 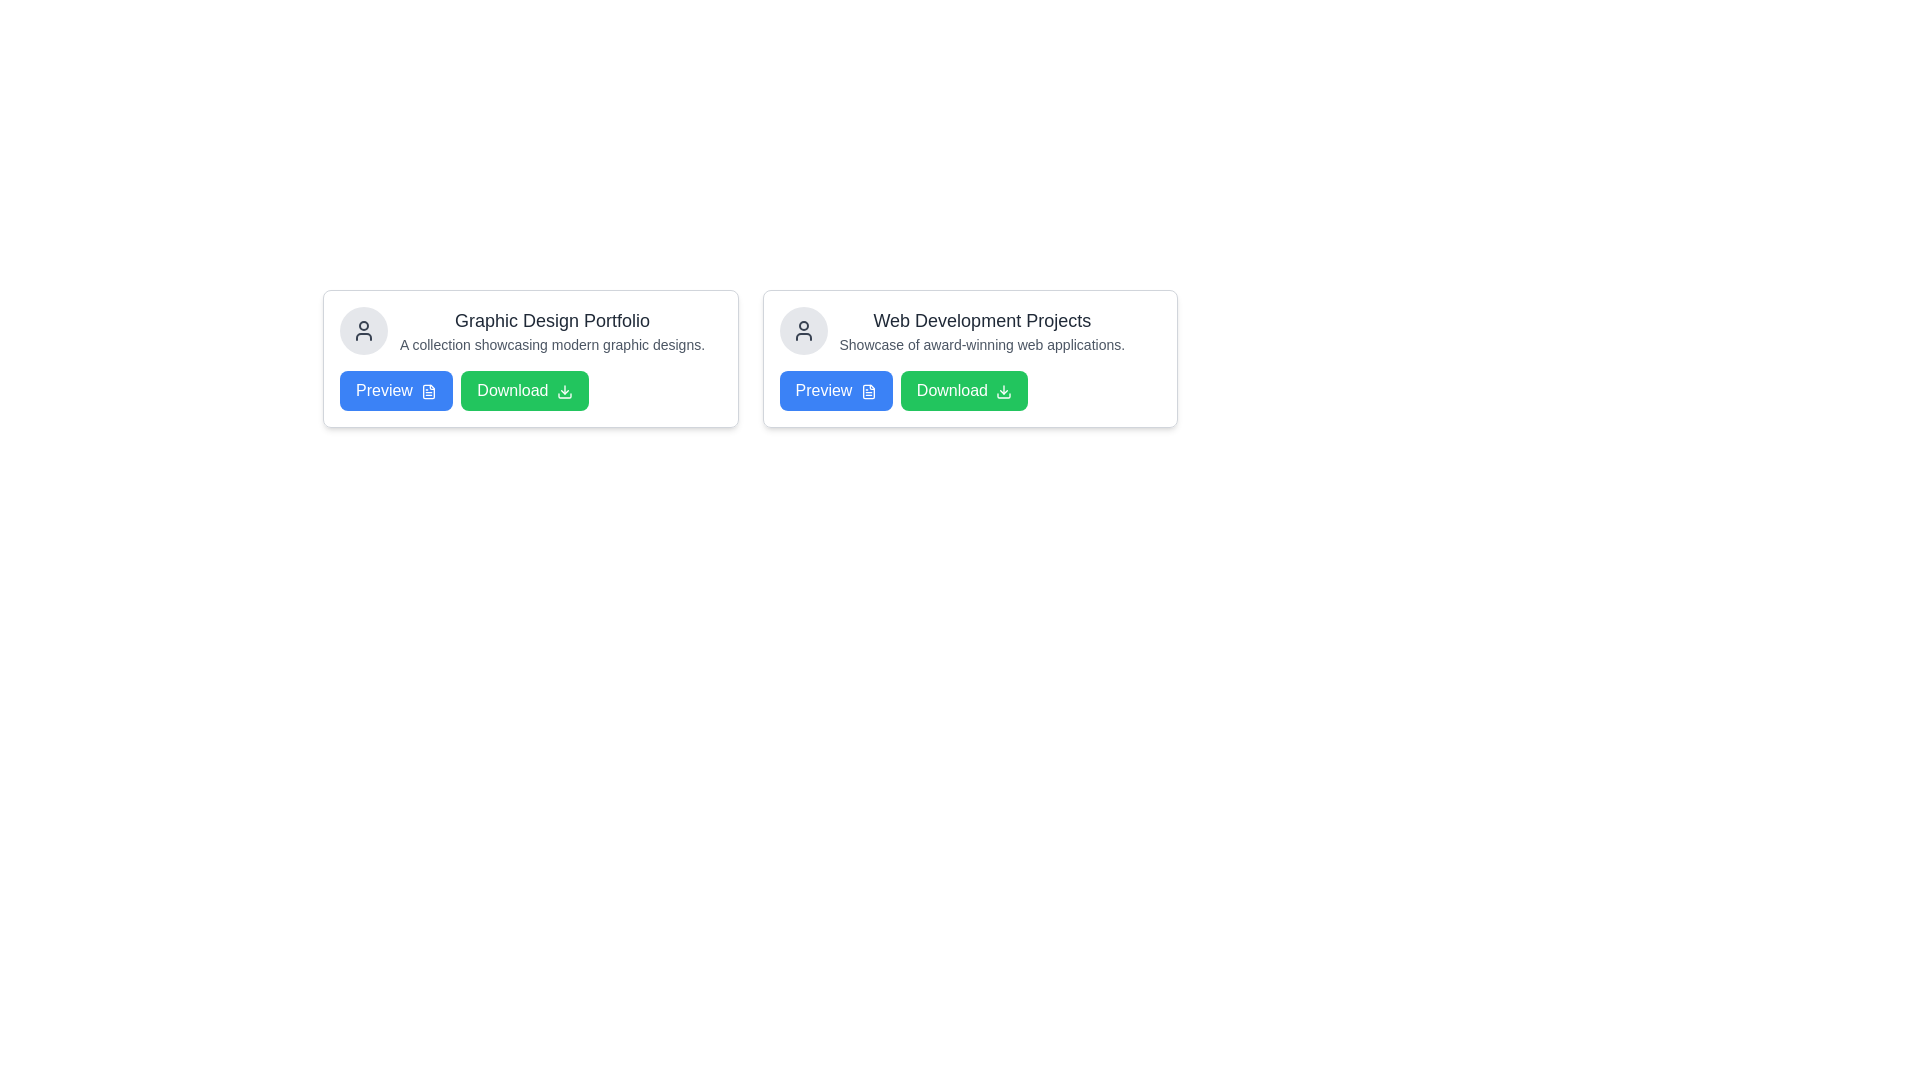 I want to click on the title text element of the graphic design portfolio card, which is located at the center-top of the left card in the layout, so click(x=552, y=319).